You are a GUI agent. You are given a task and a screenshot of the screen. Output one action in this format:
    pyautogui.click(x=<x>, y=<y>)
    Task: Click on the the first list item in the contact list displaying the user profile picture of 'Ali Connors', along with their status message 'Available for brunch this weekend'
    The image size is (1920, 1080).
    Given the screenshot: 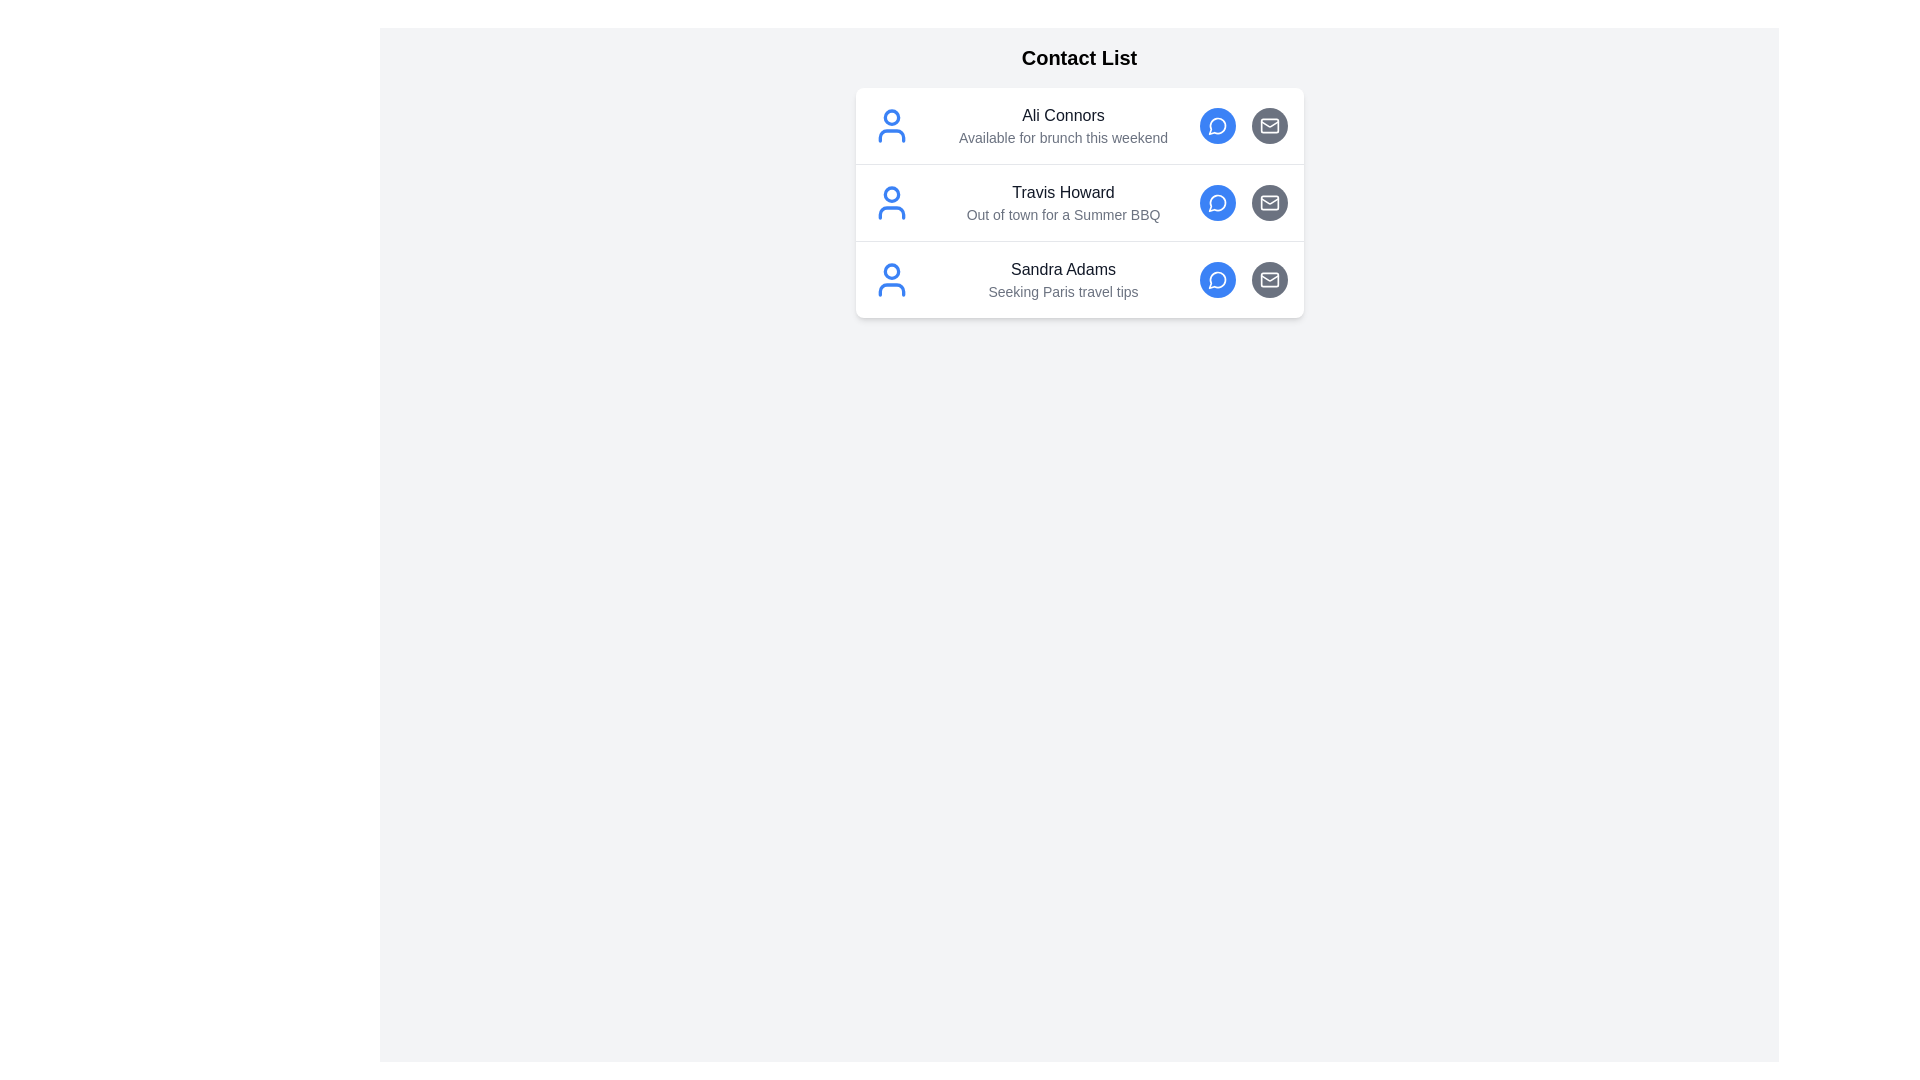 What is the action you would take?
    pyautogui.click(x=1078, y=126)
    